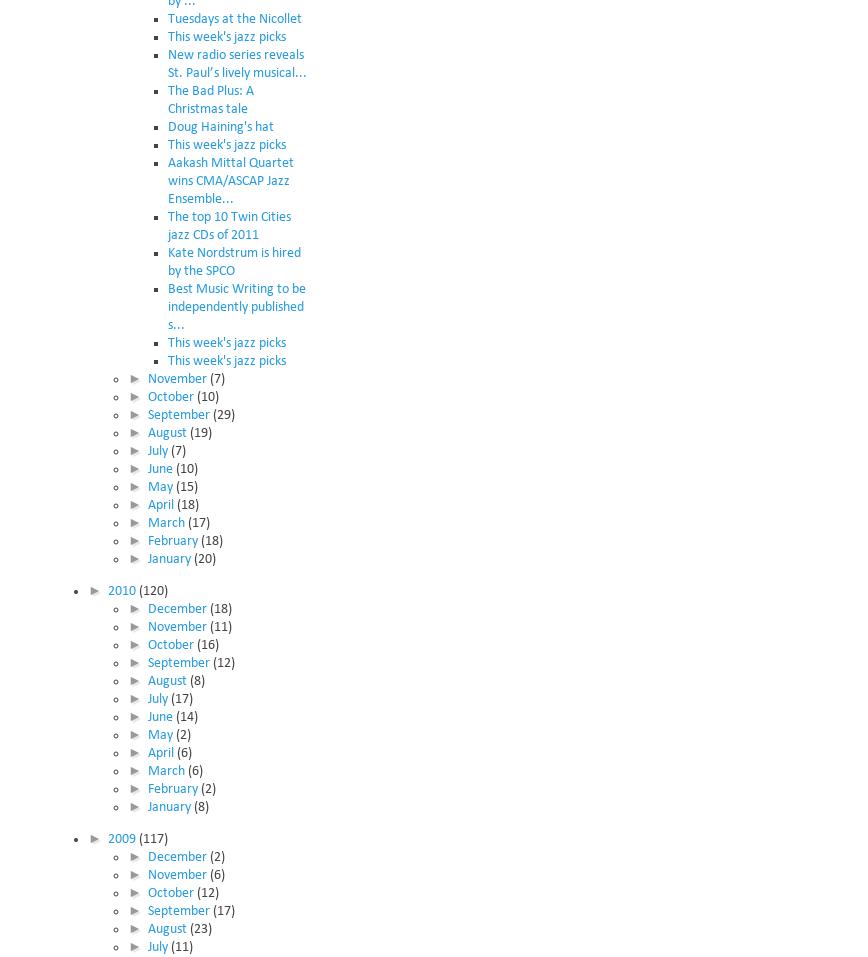  Describe the element at coordinates (234, 260) in the screenshot. I see `'Kate Nordstrum is hired by the SPCO'` at that location.